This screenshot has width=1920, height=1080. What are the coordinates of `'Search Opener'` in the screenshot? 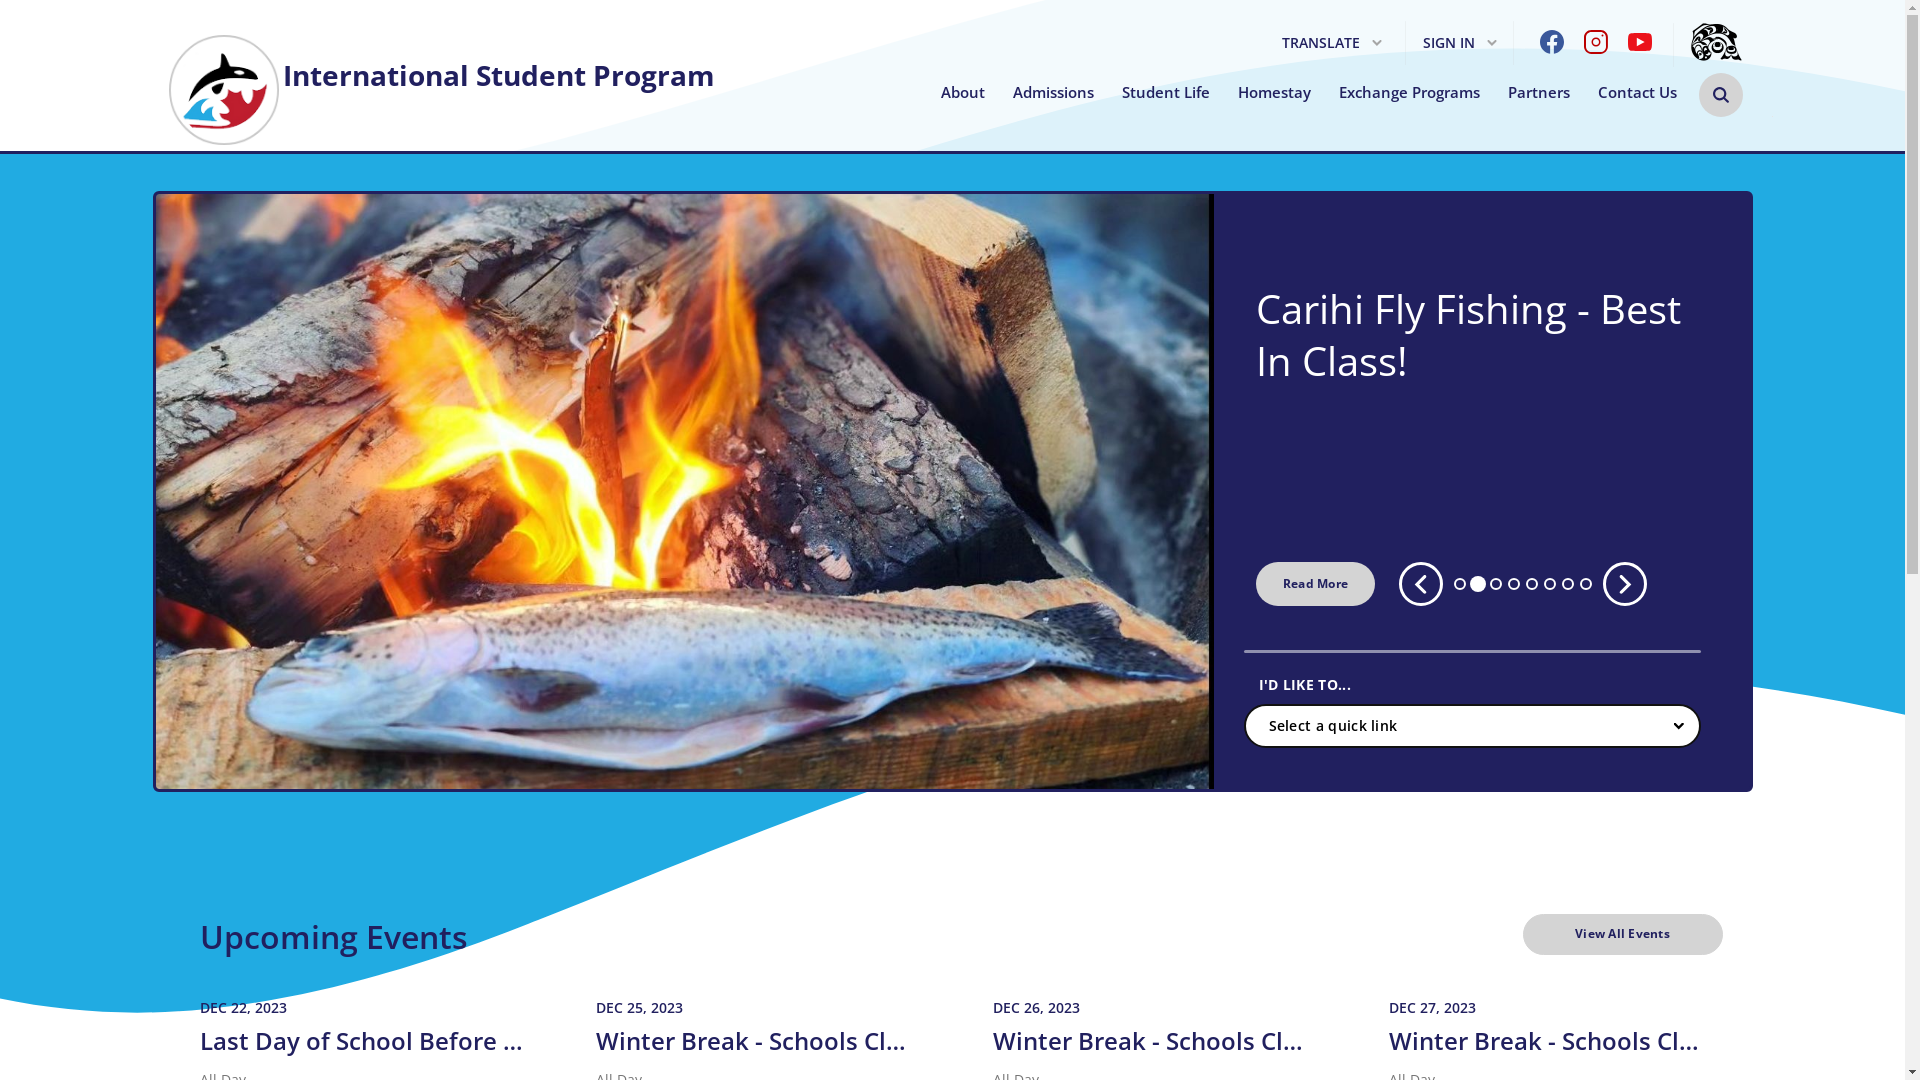 It's located at (1697, 95).